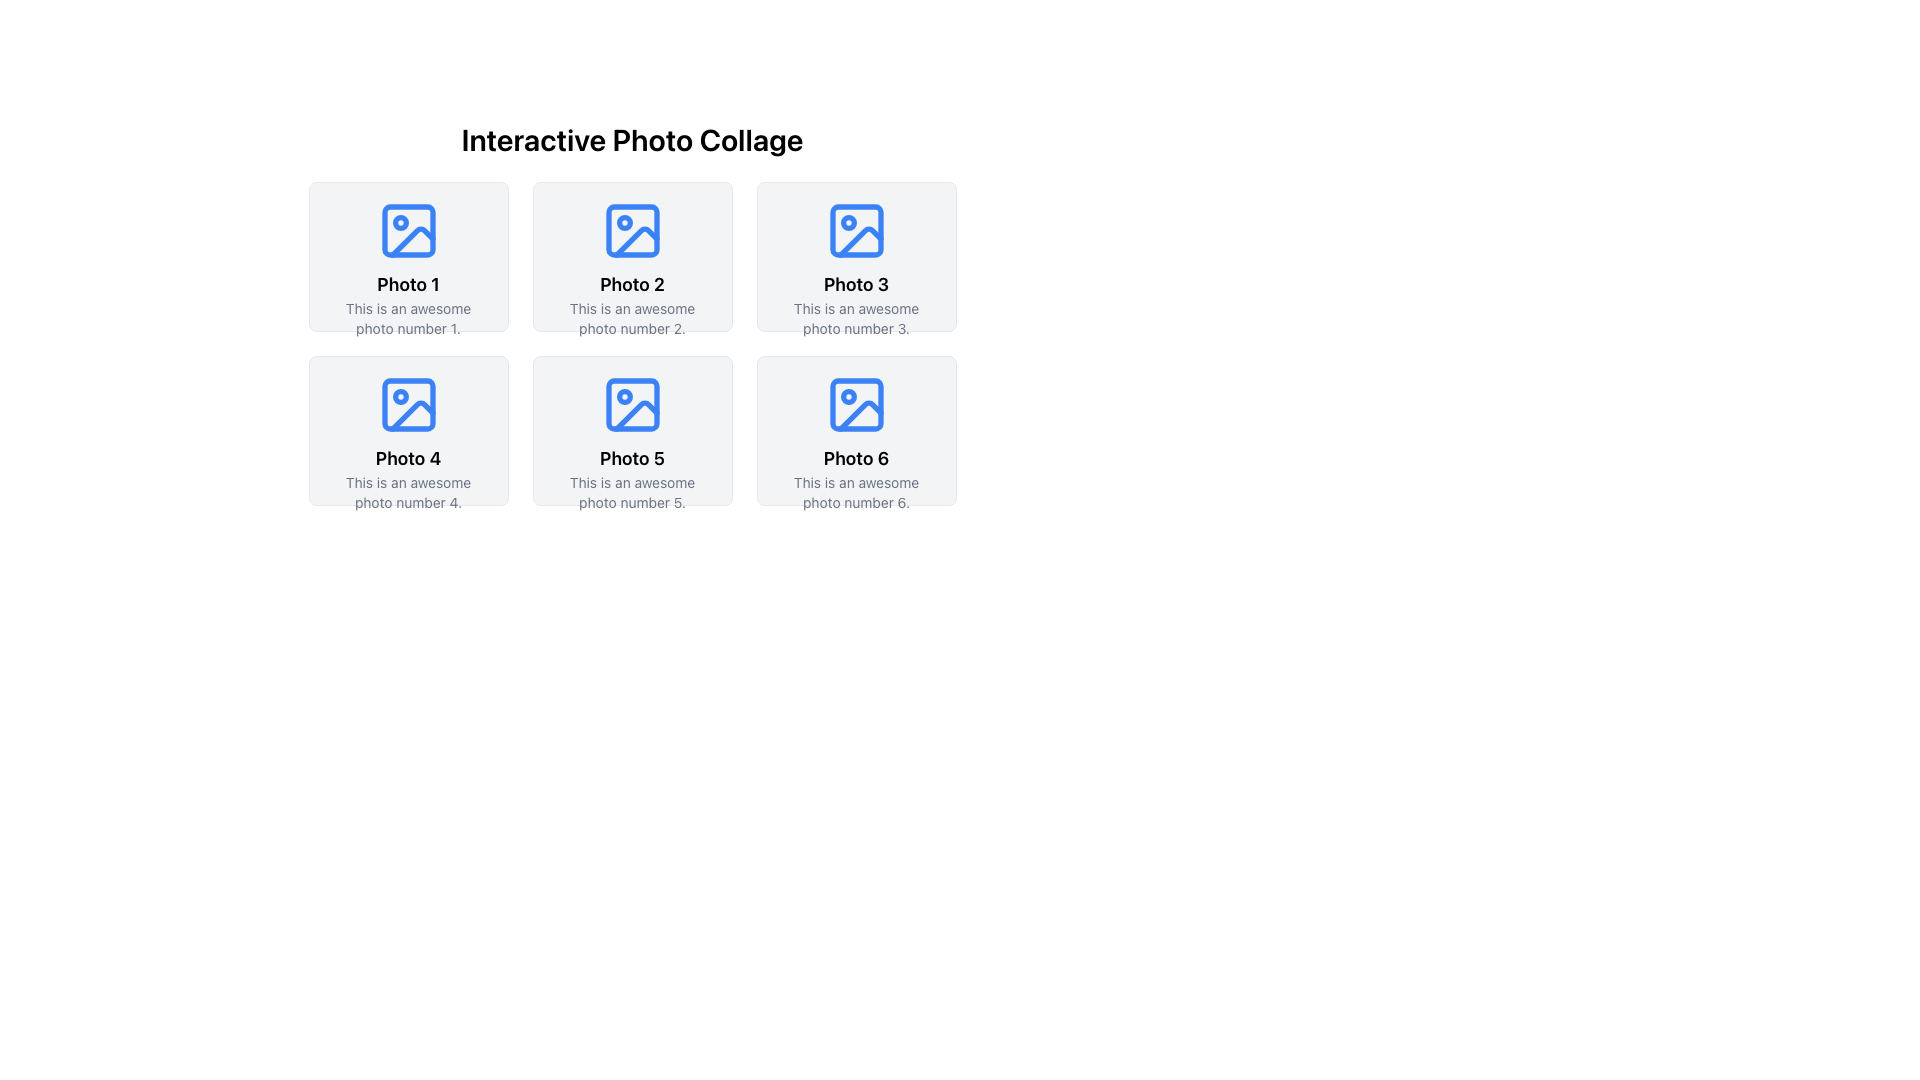 This screenshot has height=1080, width=1920. What do you see at coordinates (856, 318) in the screenshot?
I see `the text block that contains the gray text 'This is an awesome photo number 3.' located below the bold title 'Photo 3' within the third card of a 3x2 grid` at bounding box center [856, 318].